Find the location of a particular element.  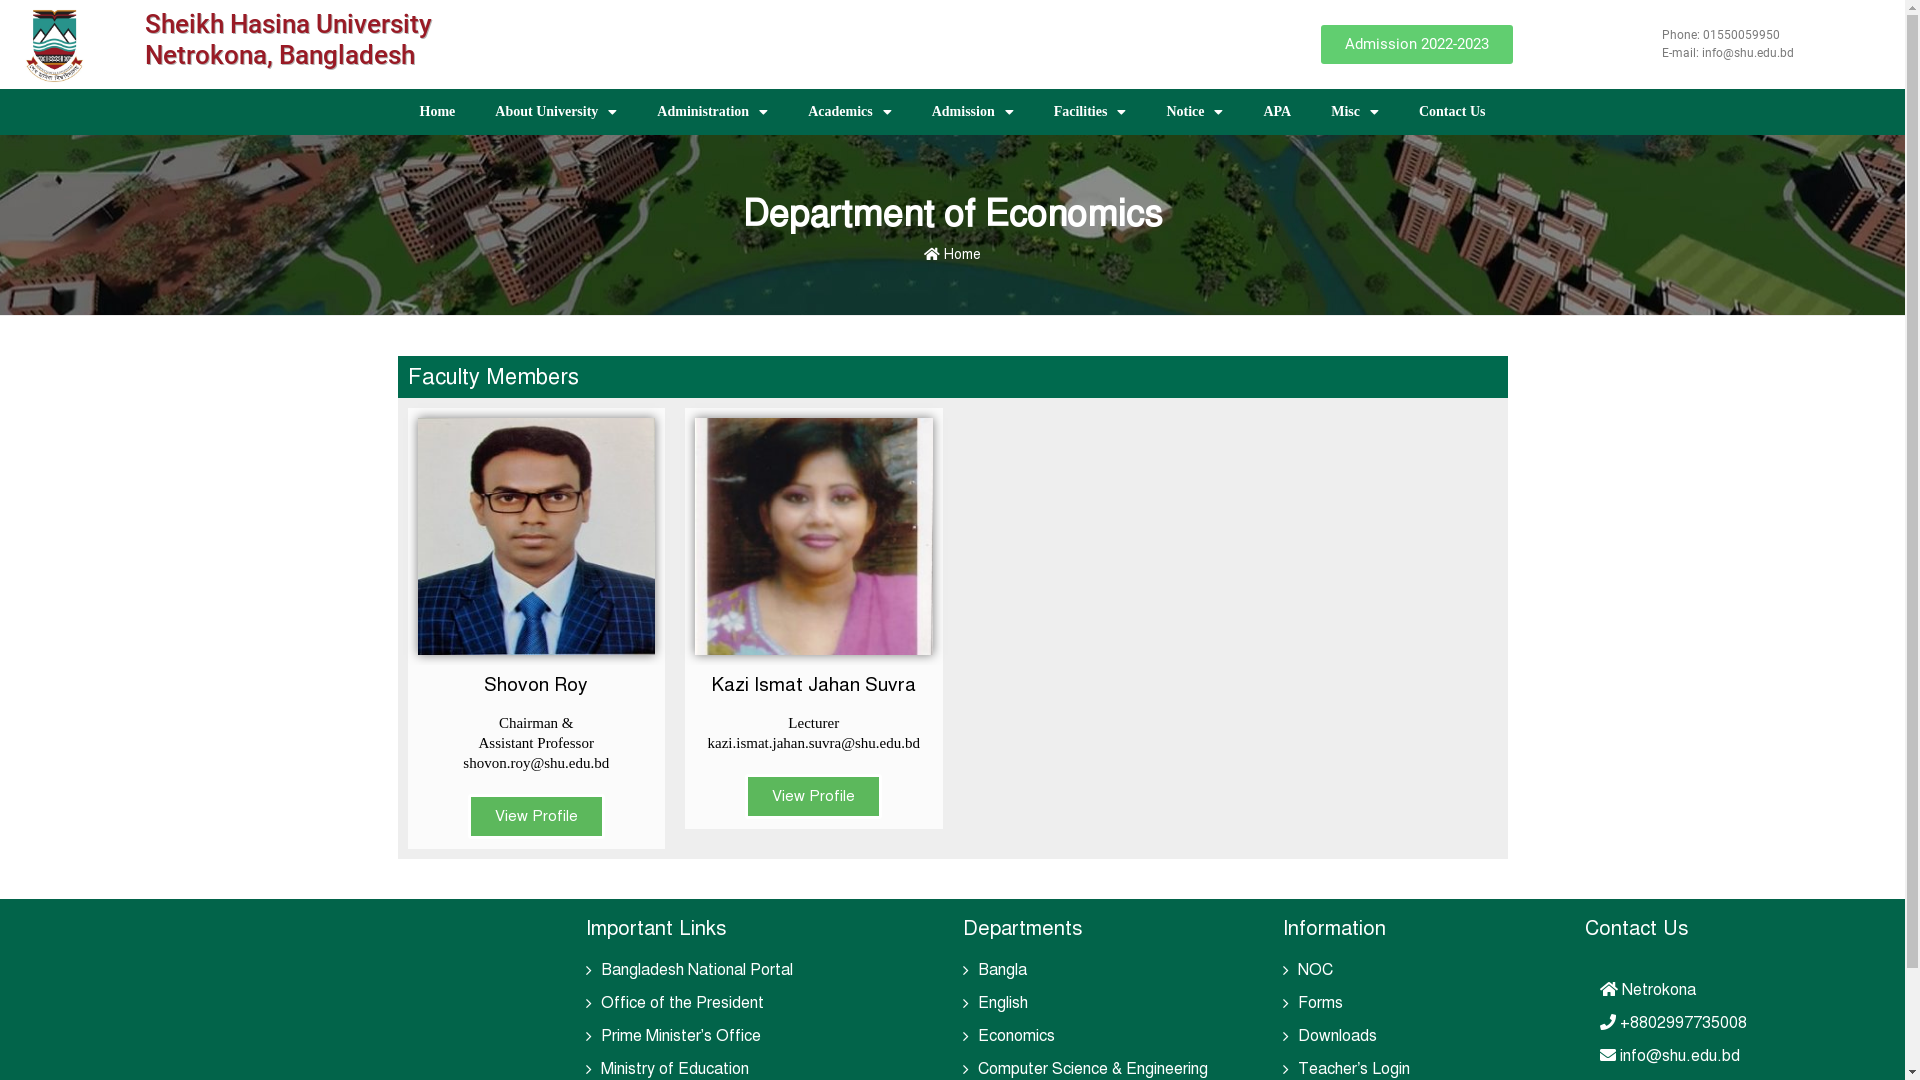

'Bangla' is located at coordinates (1002, 968).